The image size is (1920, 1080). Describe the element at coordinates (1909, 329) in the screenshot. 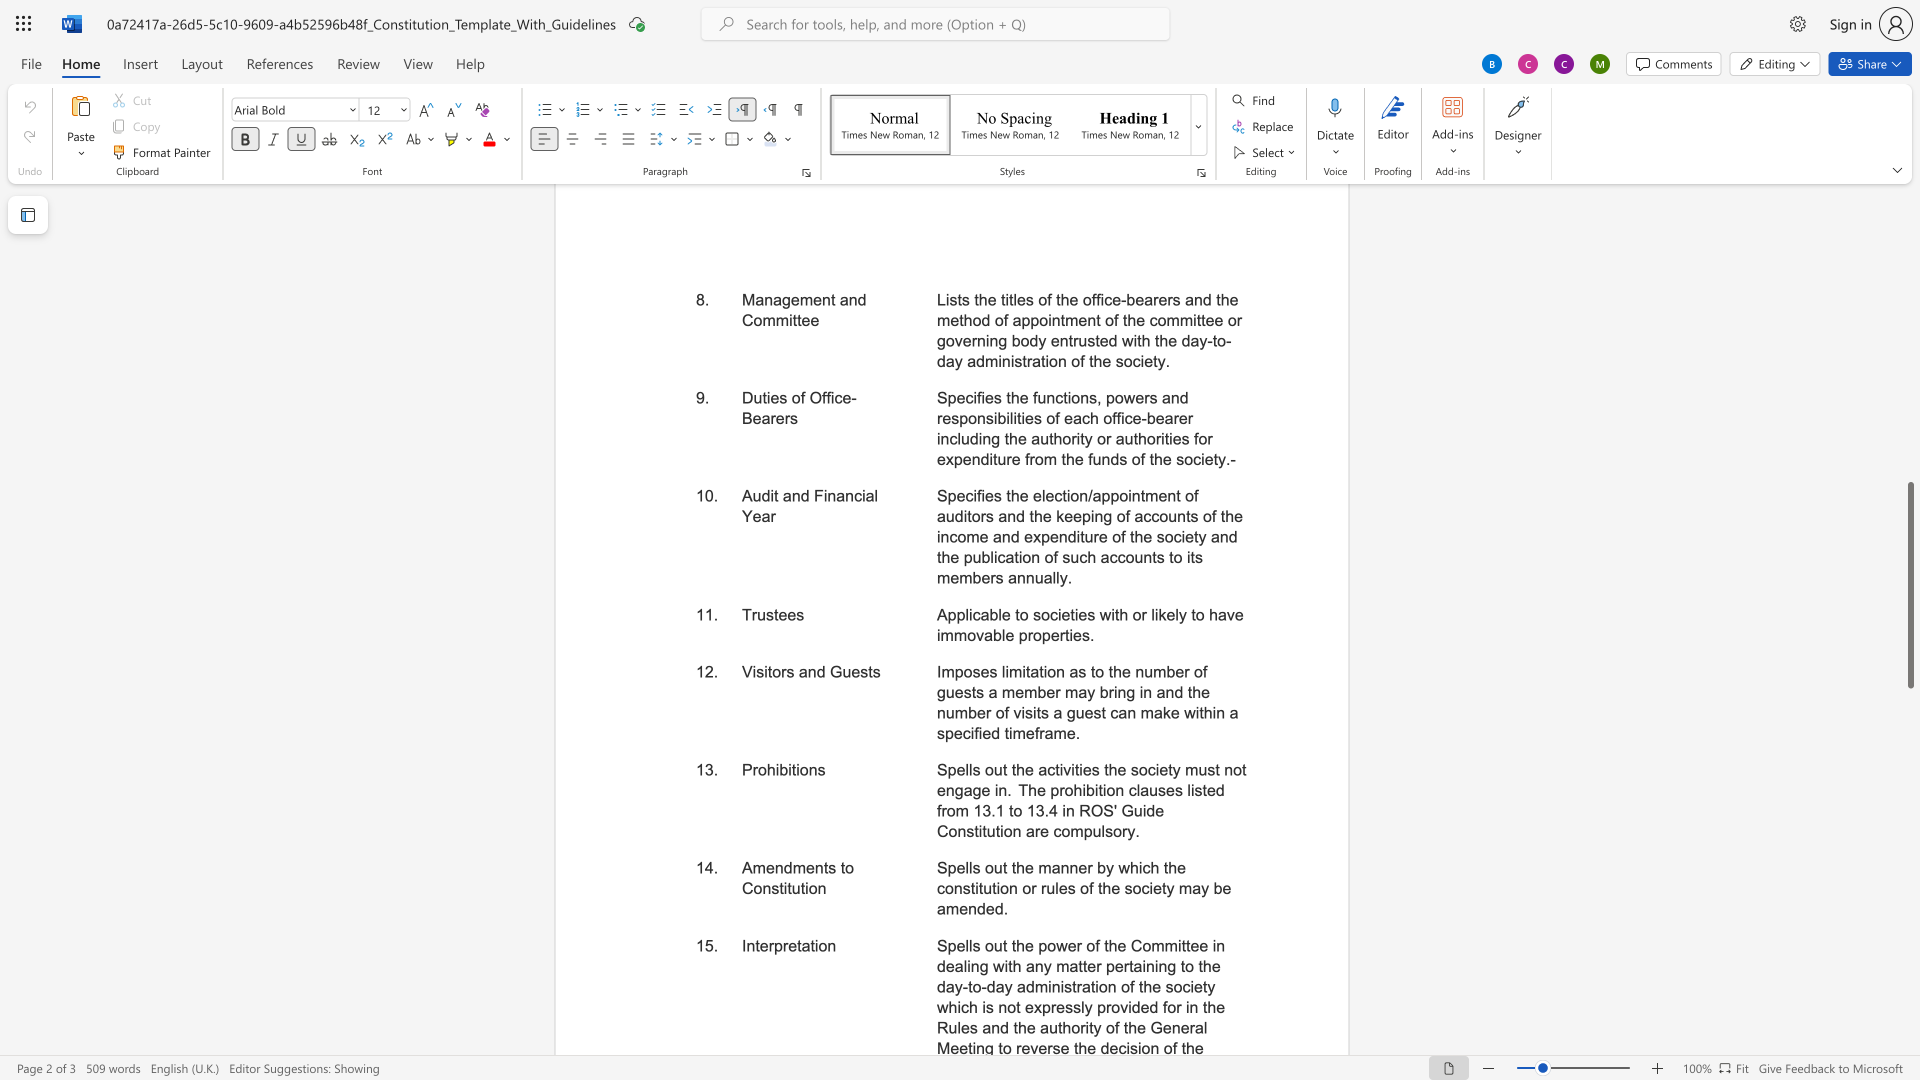

I see `the right-hand scrollbar to ascend the page` at that location.